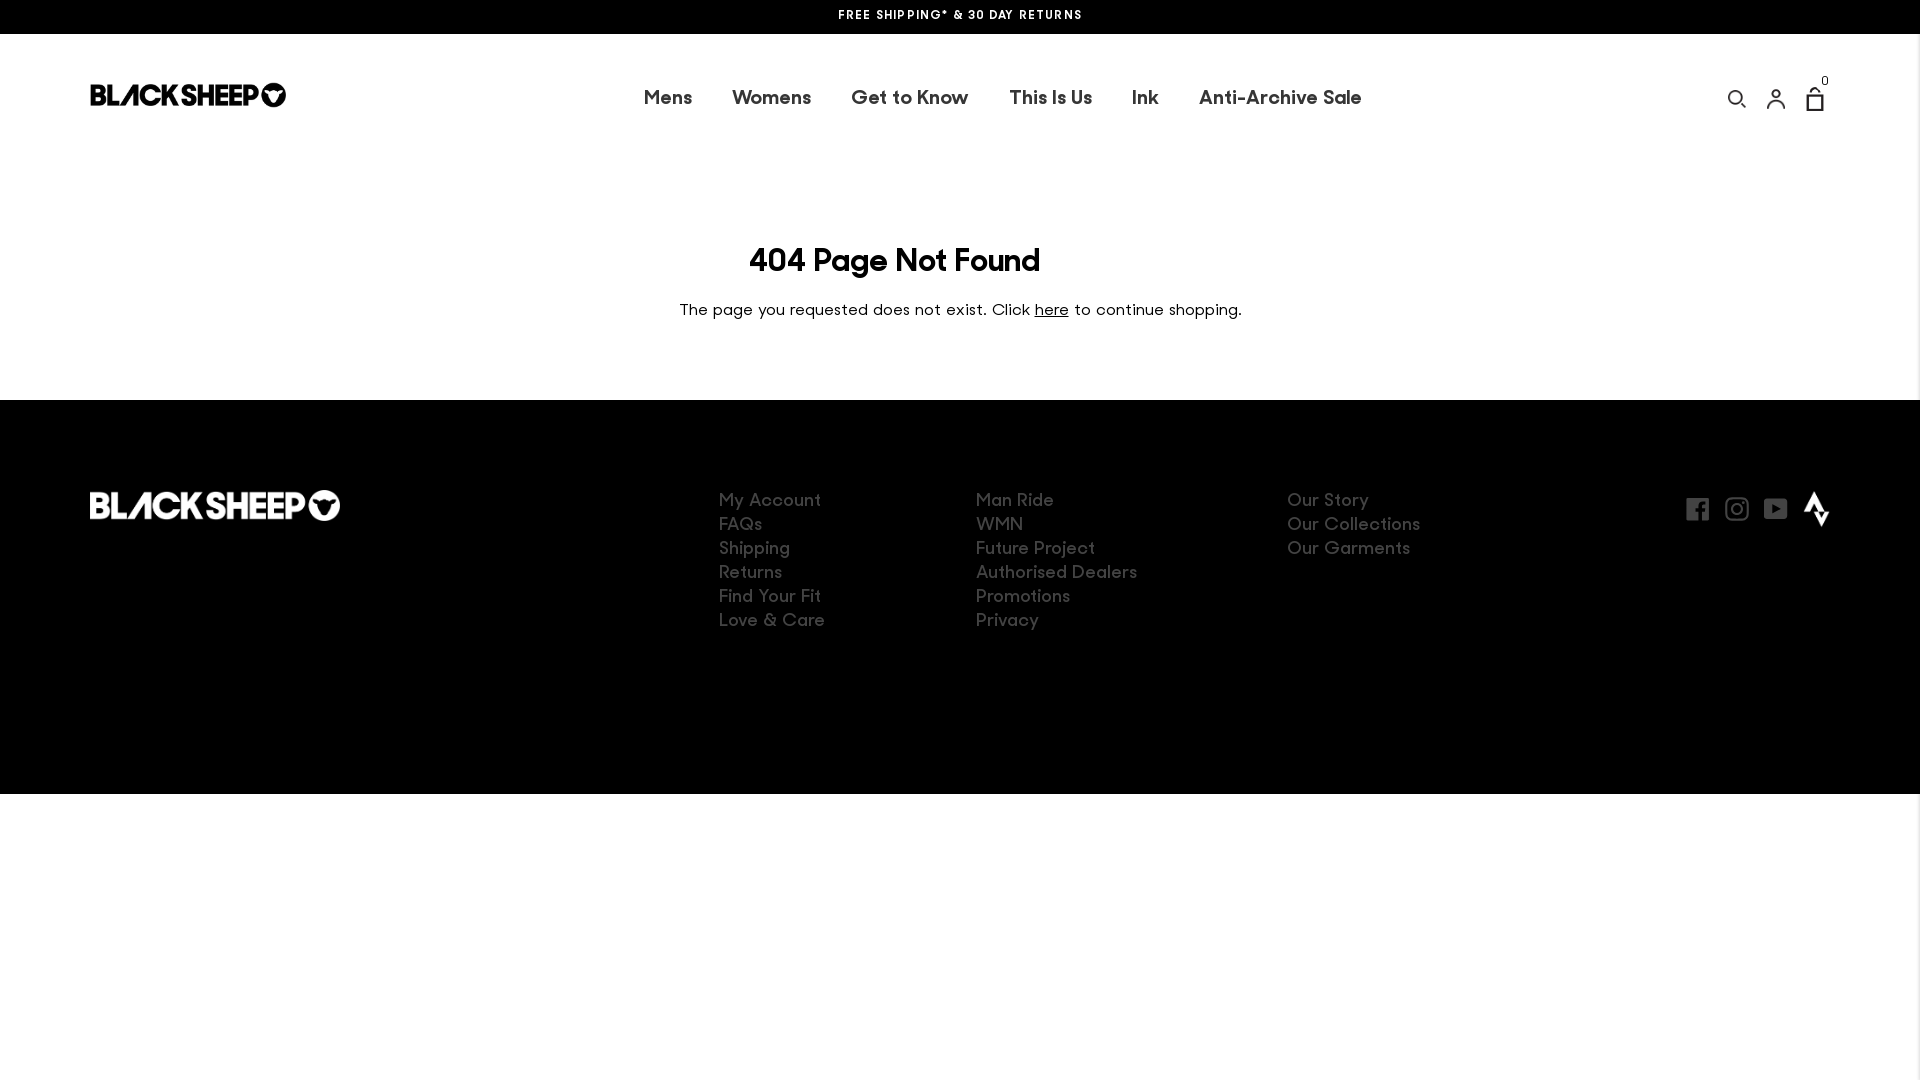 The height and width of the screenshot is (1080, 1920). I want to click on 'Our Collections', so click(1353, 524).